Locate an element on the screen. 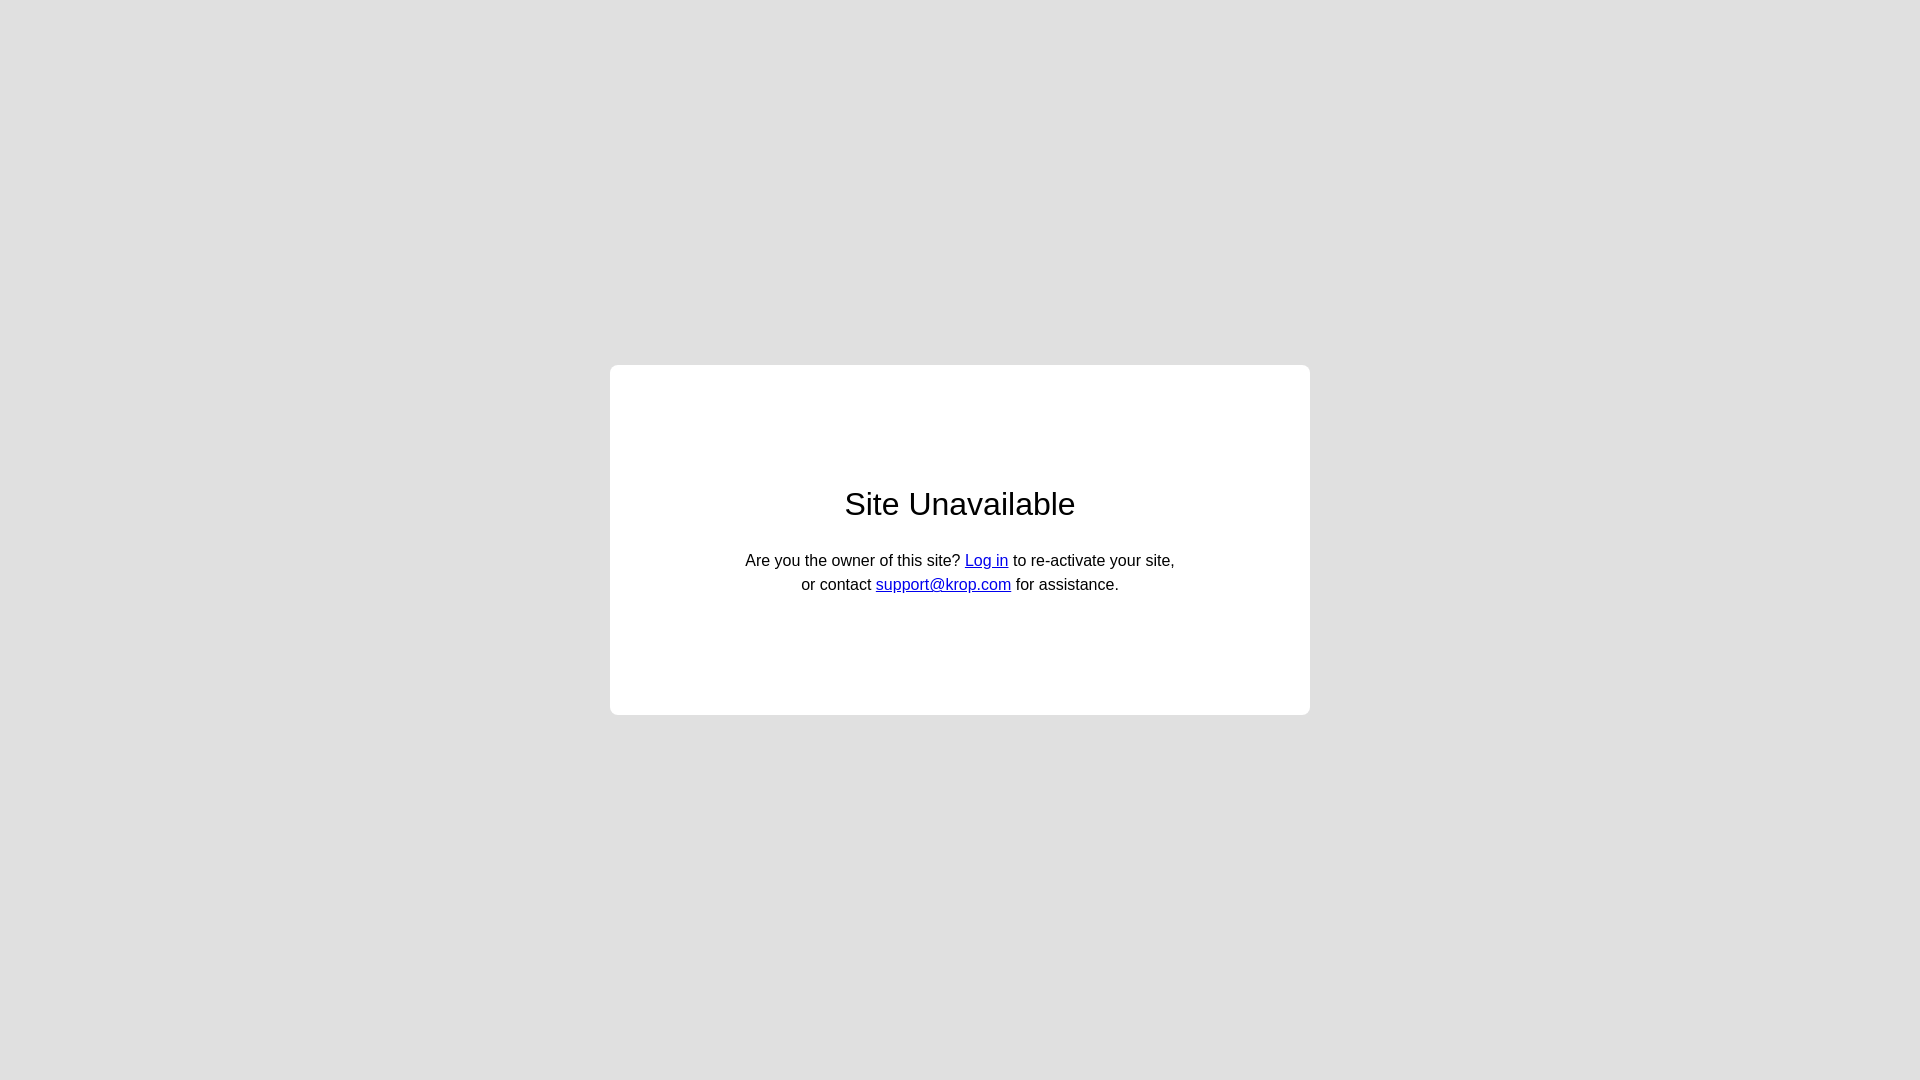 This screenshot has height=1080, width=1920. 'support@krop.com' is located at coordinates (875, 584).